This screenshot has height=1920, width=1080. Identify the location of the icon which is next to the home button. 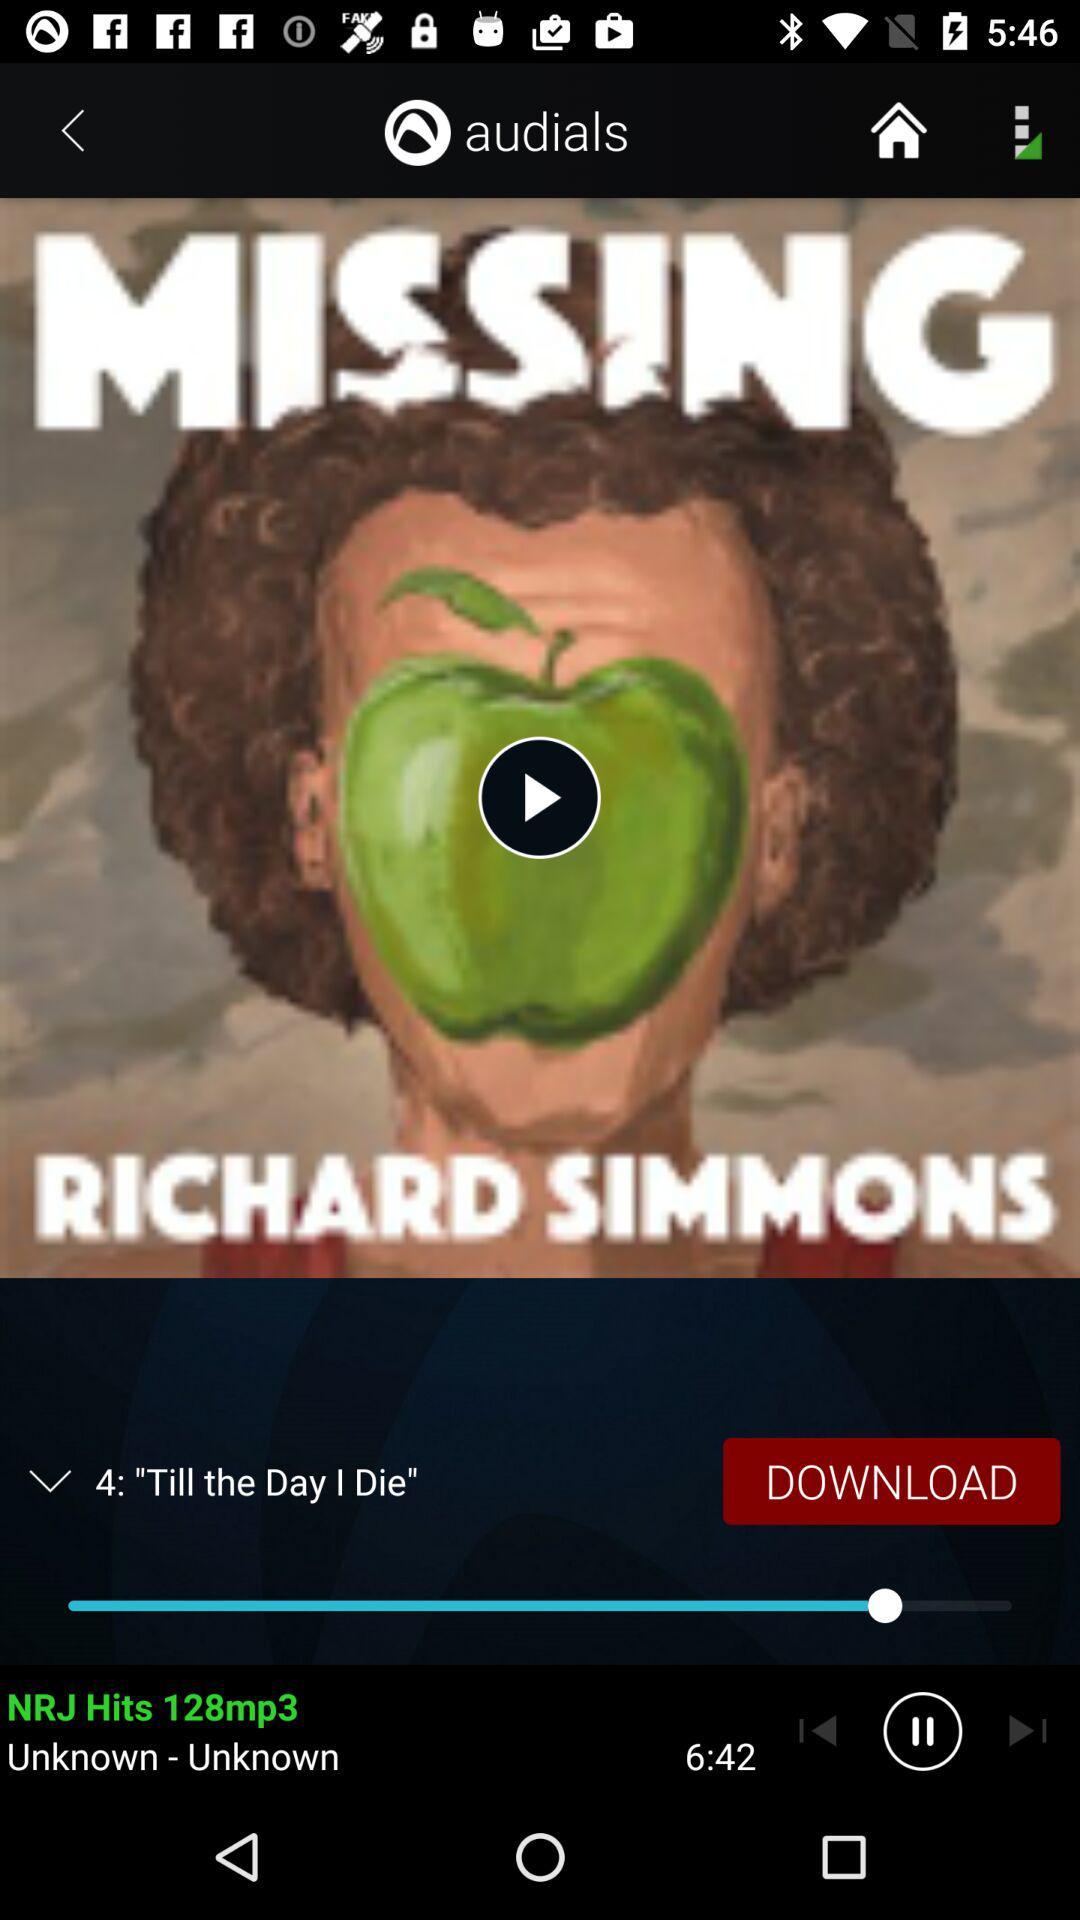
(1019, 129).